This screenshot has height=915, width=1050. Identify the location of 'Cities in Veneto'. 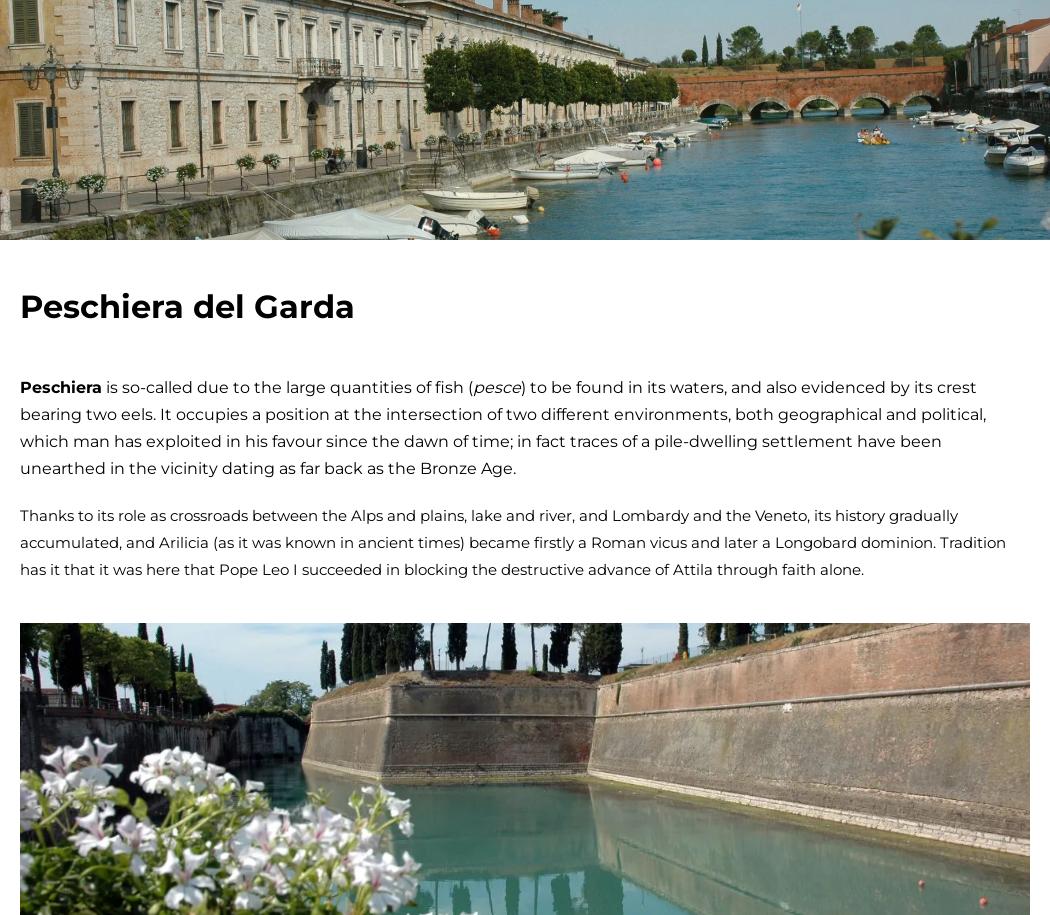
(798, 857).